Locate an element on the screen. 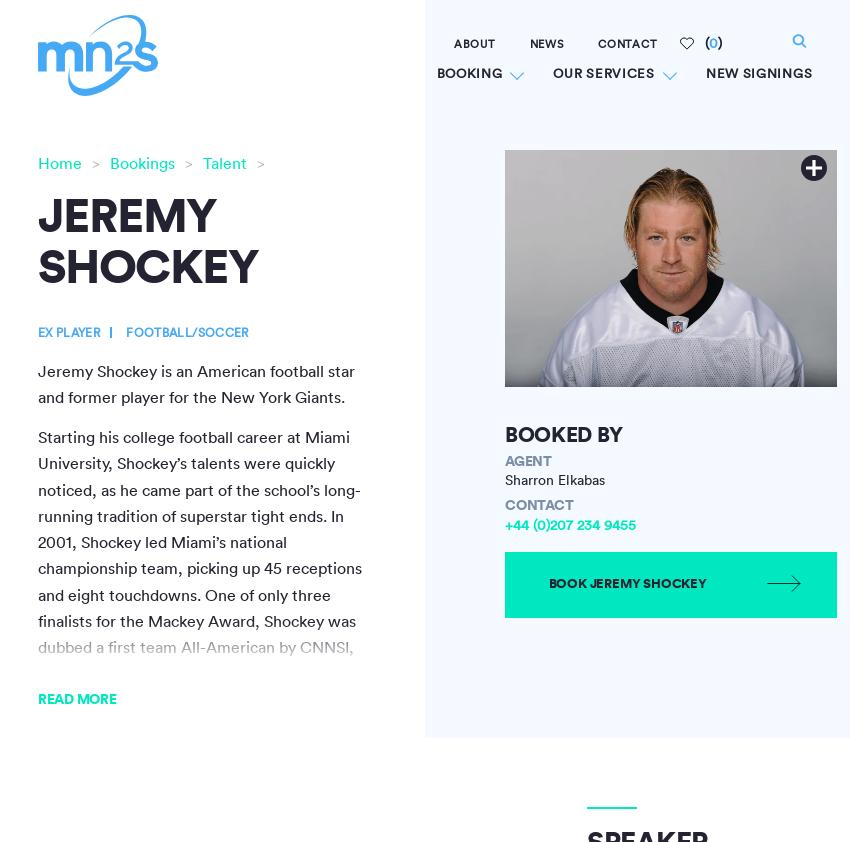 The width and height of the screenshot is (850, 842). 'Label Services' is located at coordinates (523, 221).